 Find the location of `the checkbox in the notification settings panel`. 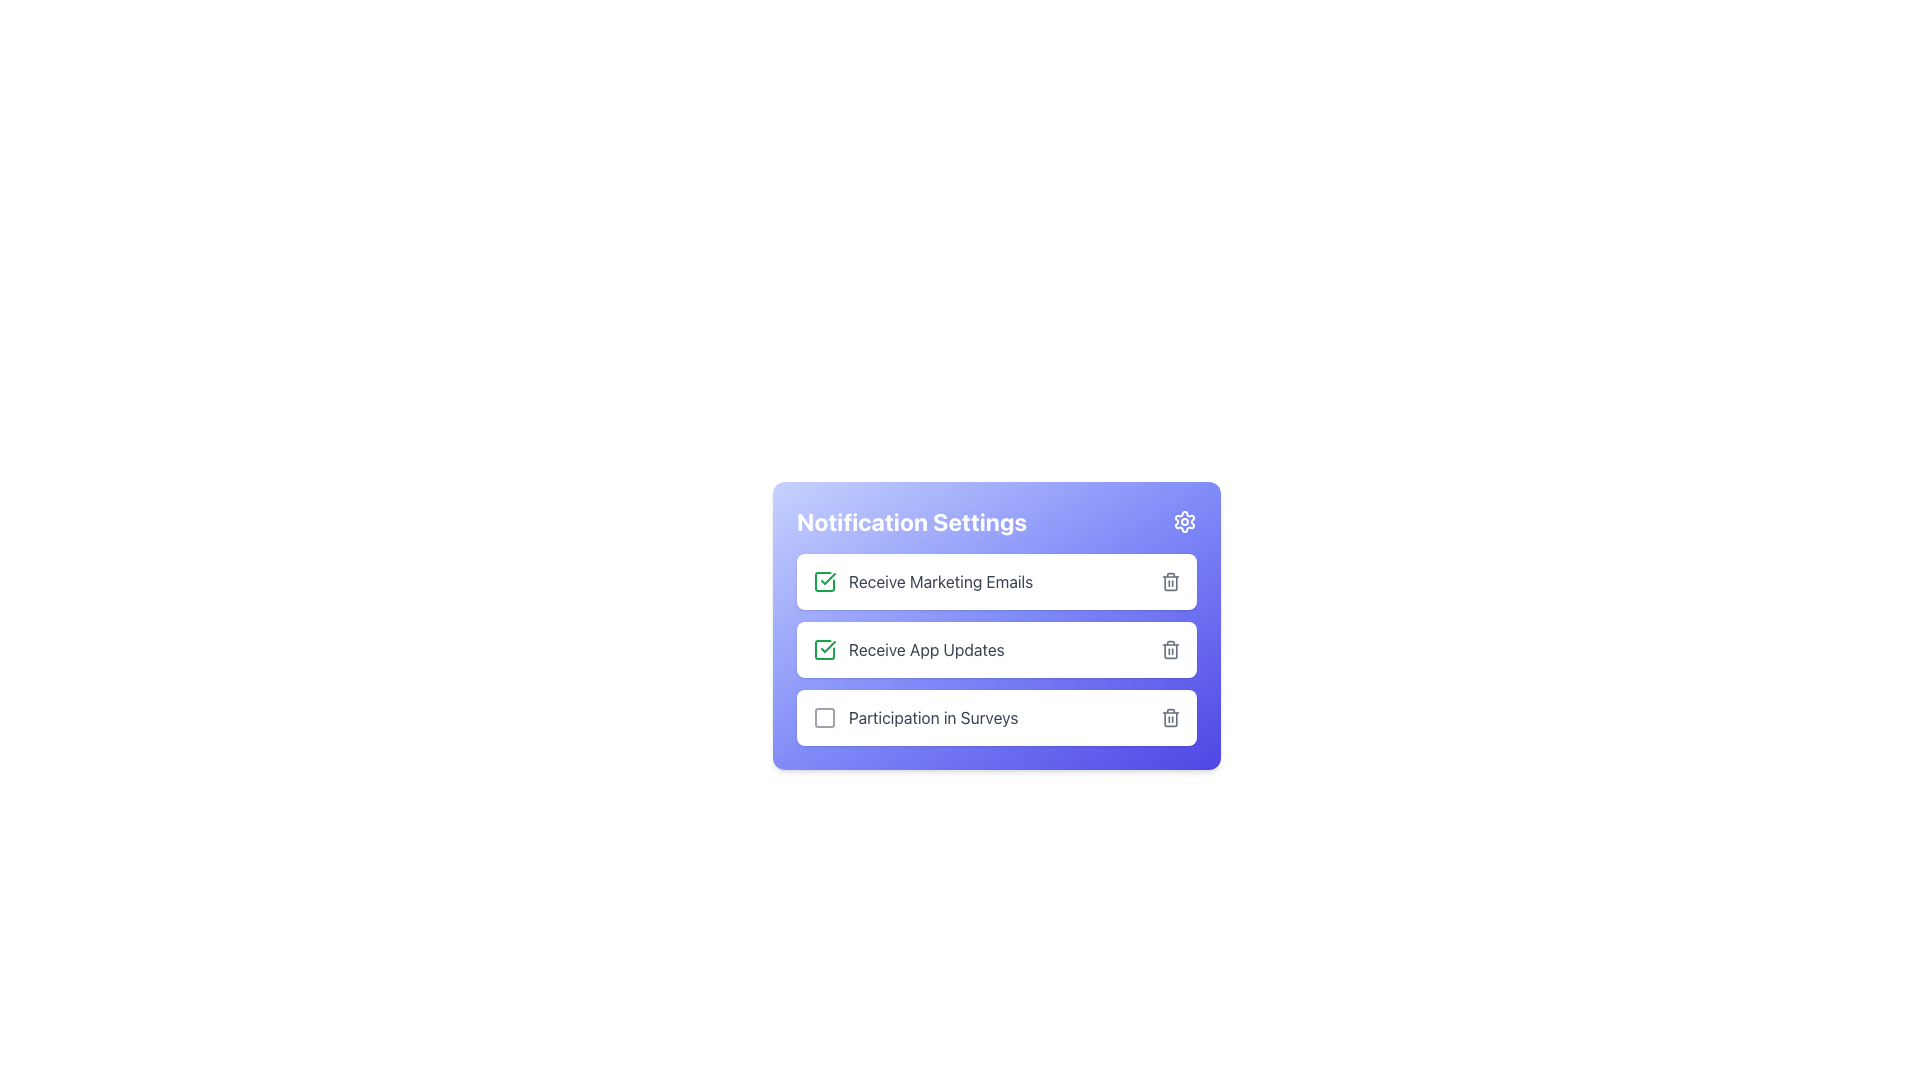

the checkbox in the notification settings panel is located at coordinates (997, 624).